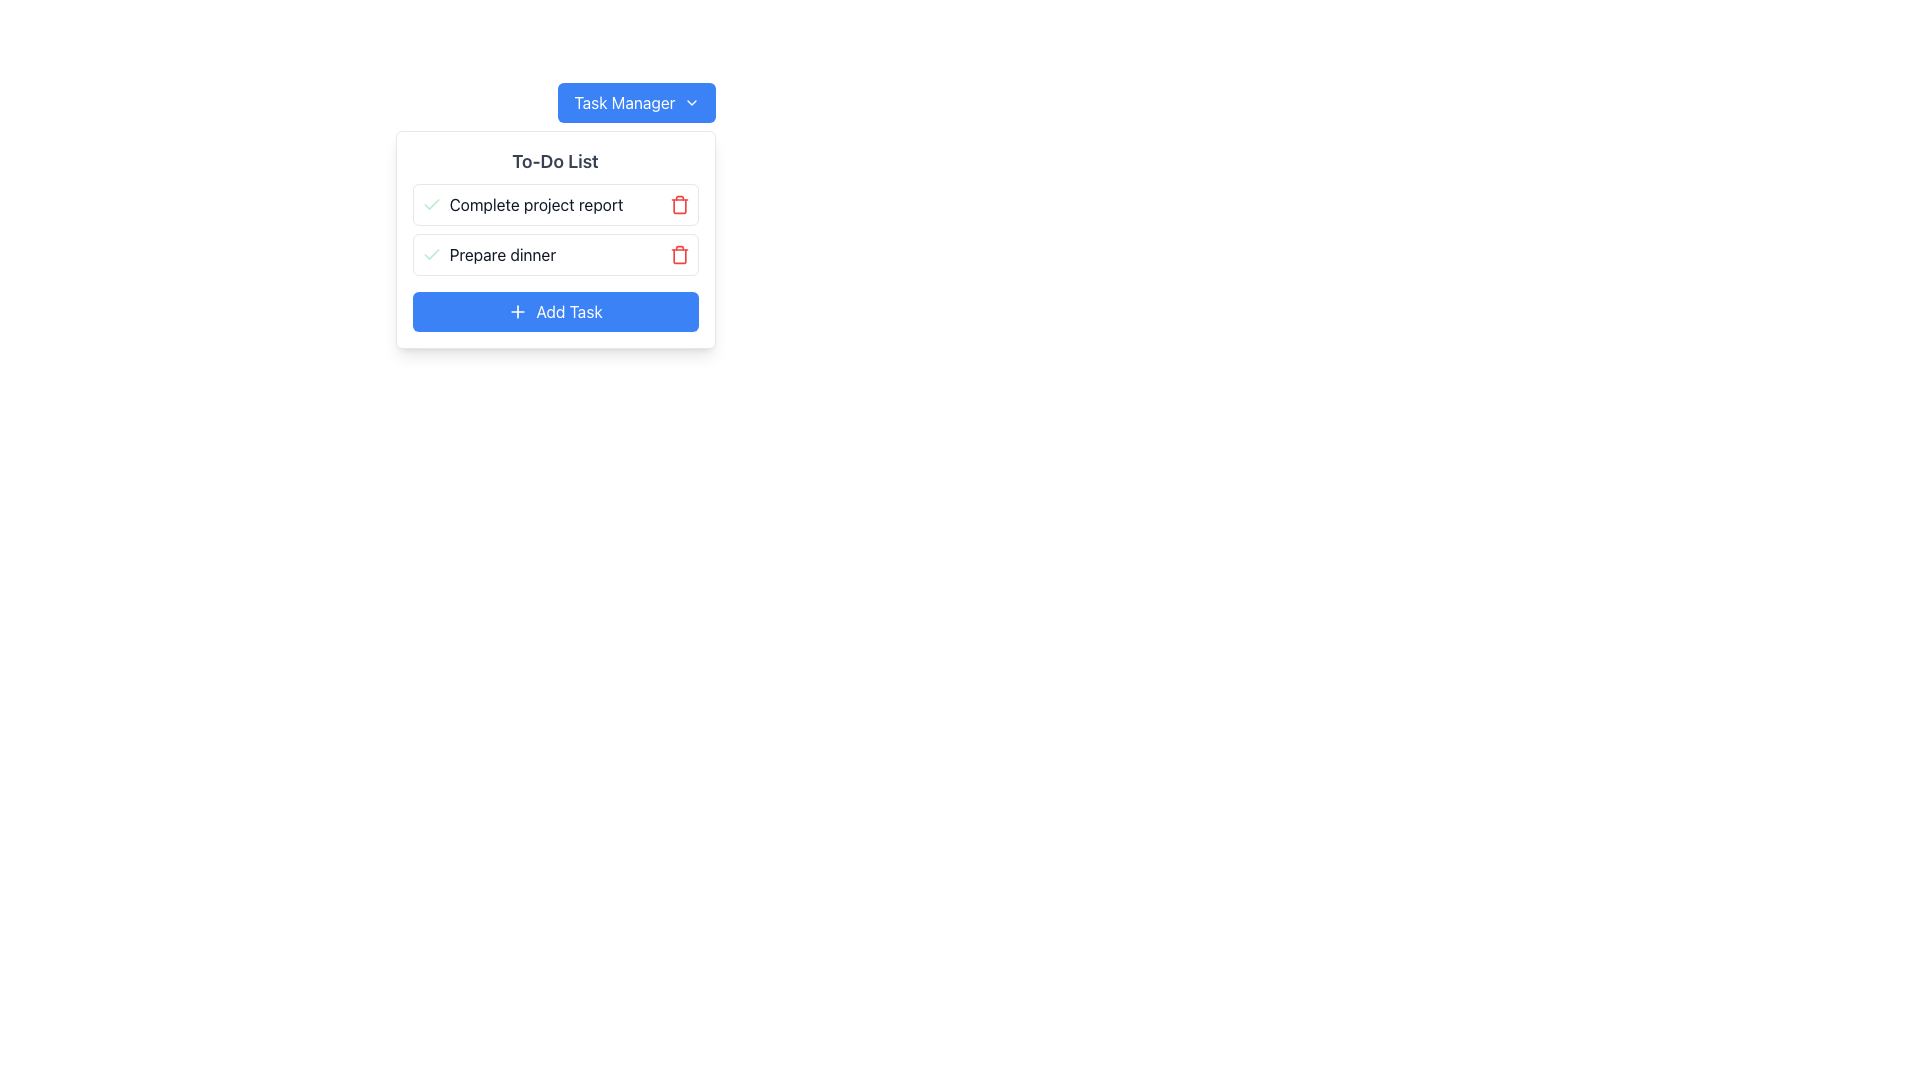 The image size is (1920, 1080). What do you see at coordinates (555, 229) in the screenshot?
I see `a task from the vertically arranged list of tasks in the To-Do List, located centrally below the heading and above the Add Task button` at bounding box center [555, 229].